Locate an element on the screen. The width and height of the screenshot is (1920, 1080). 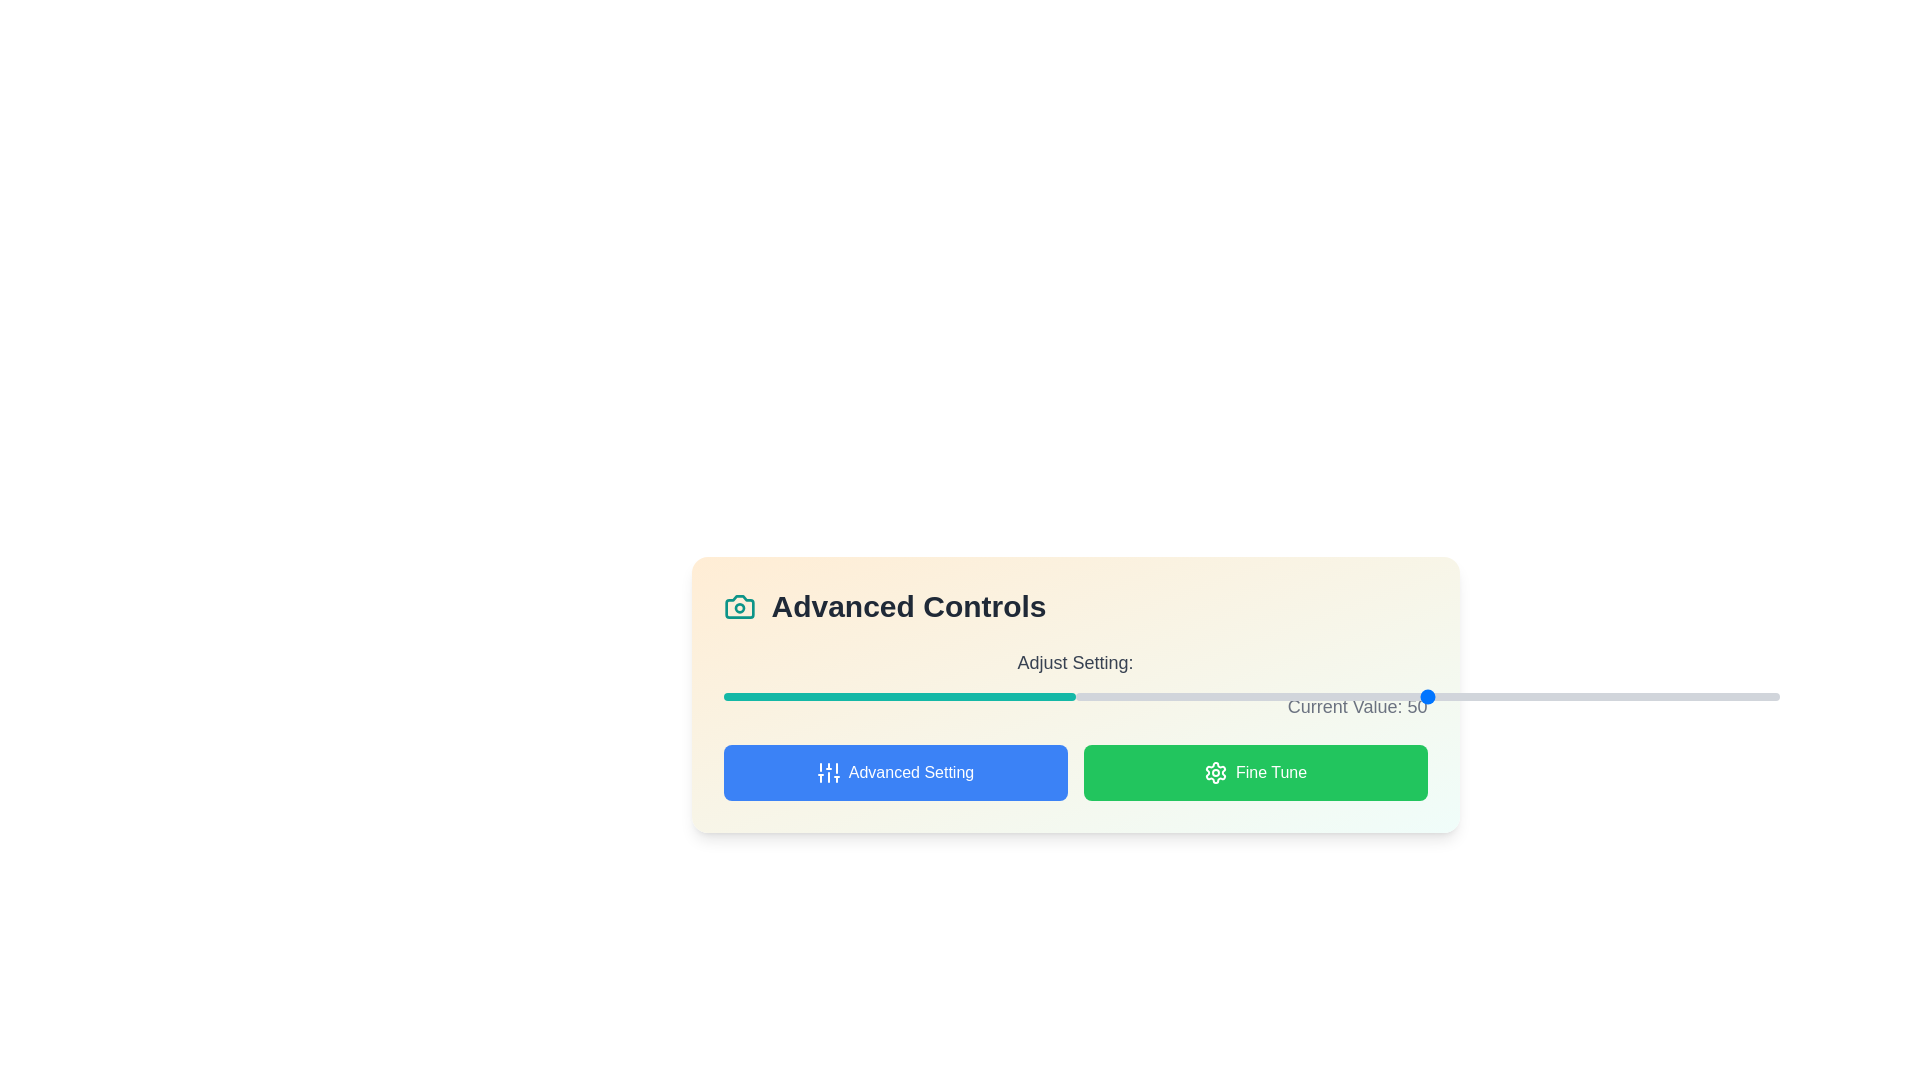
text label 'Fine Tune' which is displayed on a green button background, located at the bottom center of the panel, adjacent to an icon is located at coordinates (1270, 771).